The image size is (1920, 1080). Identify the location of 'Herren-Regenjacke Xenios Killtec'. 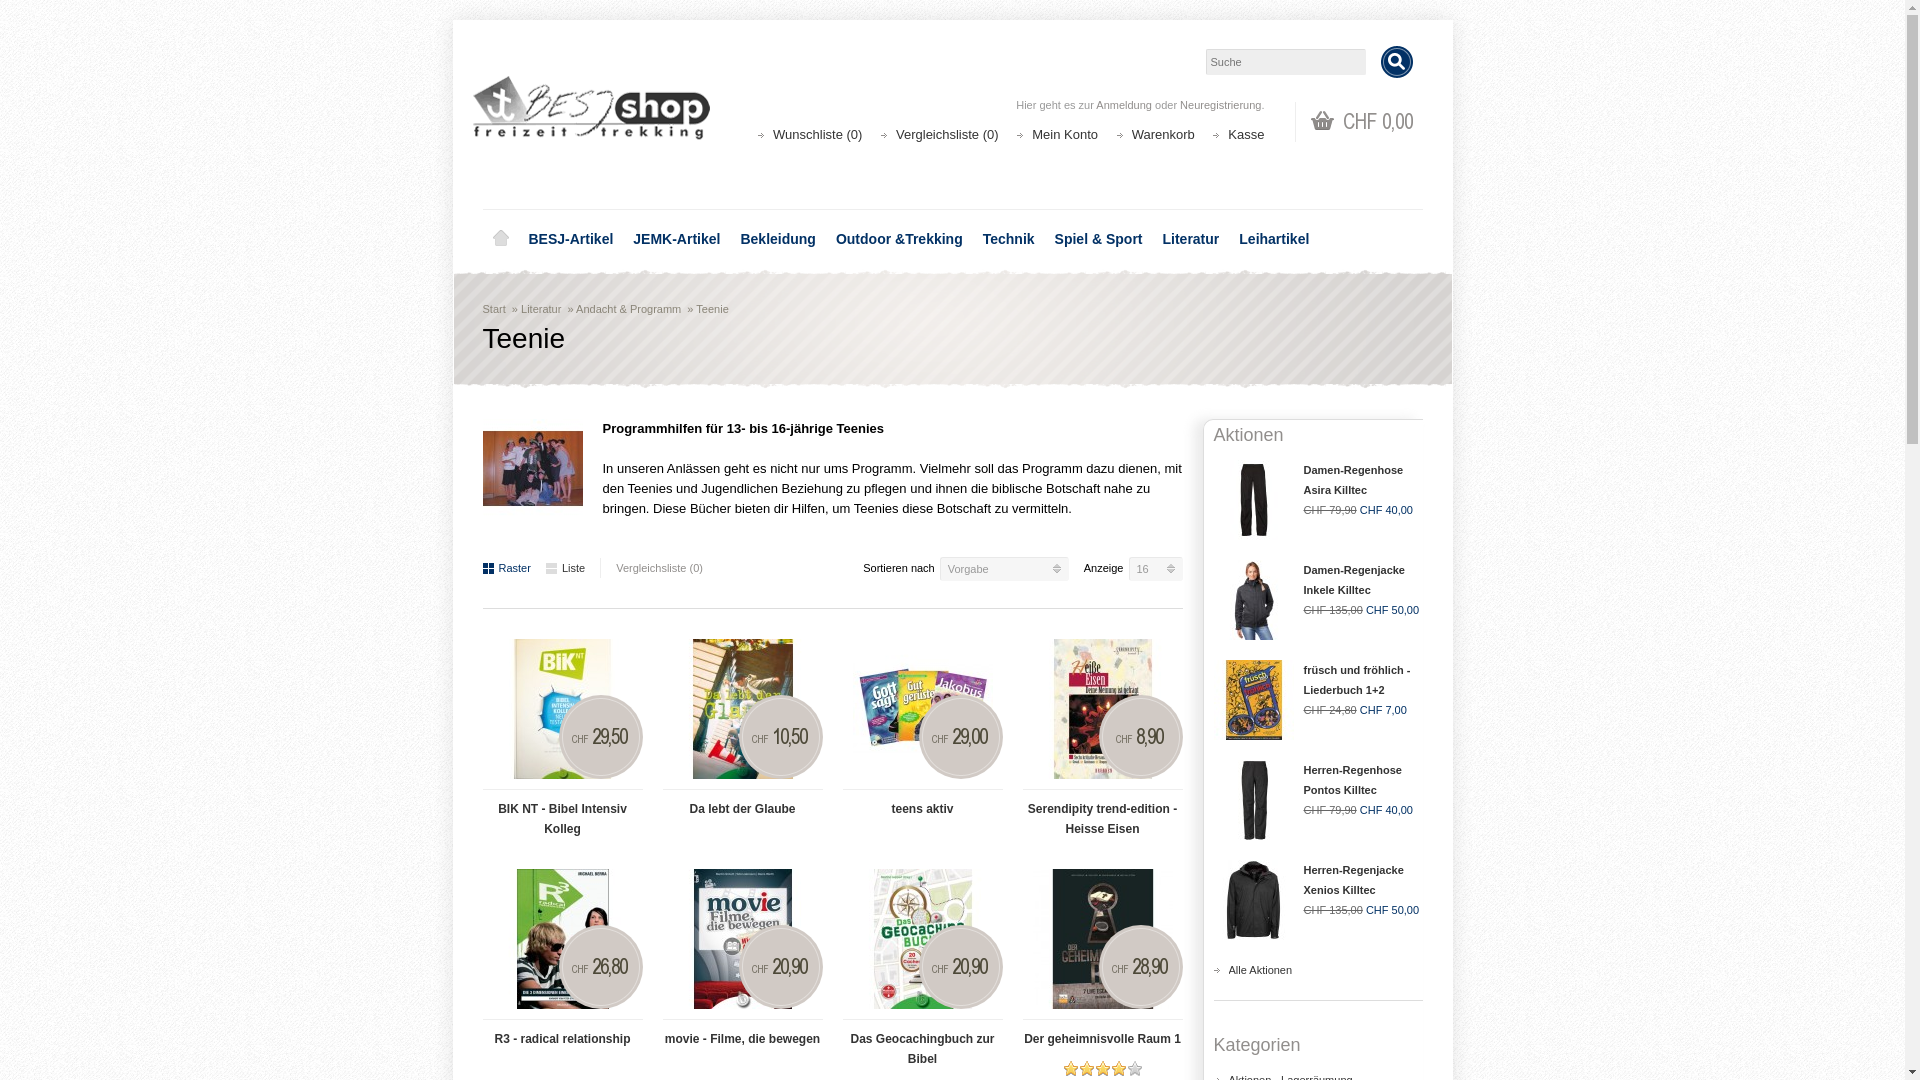
(1353, 878).